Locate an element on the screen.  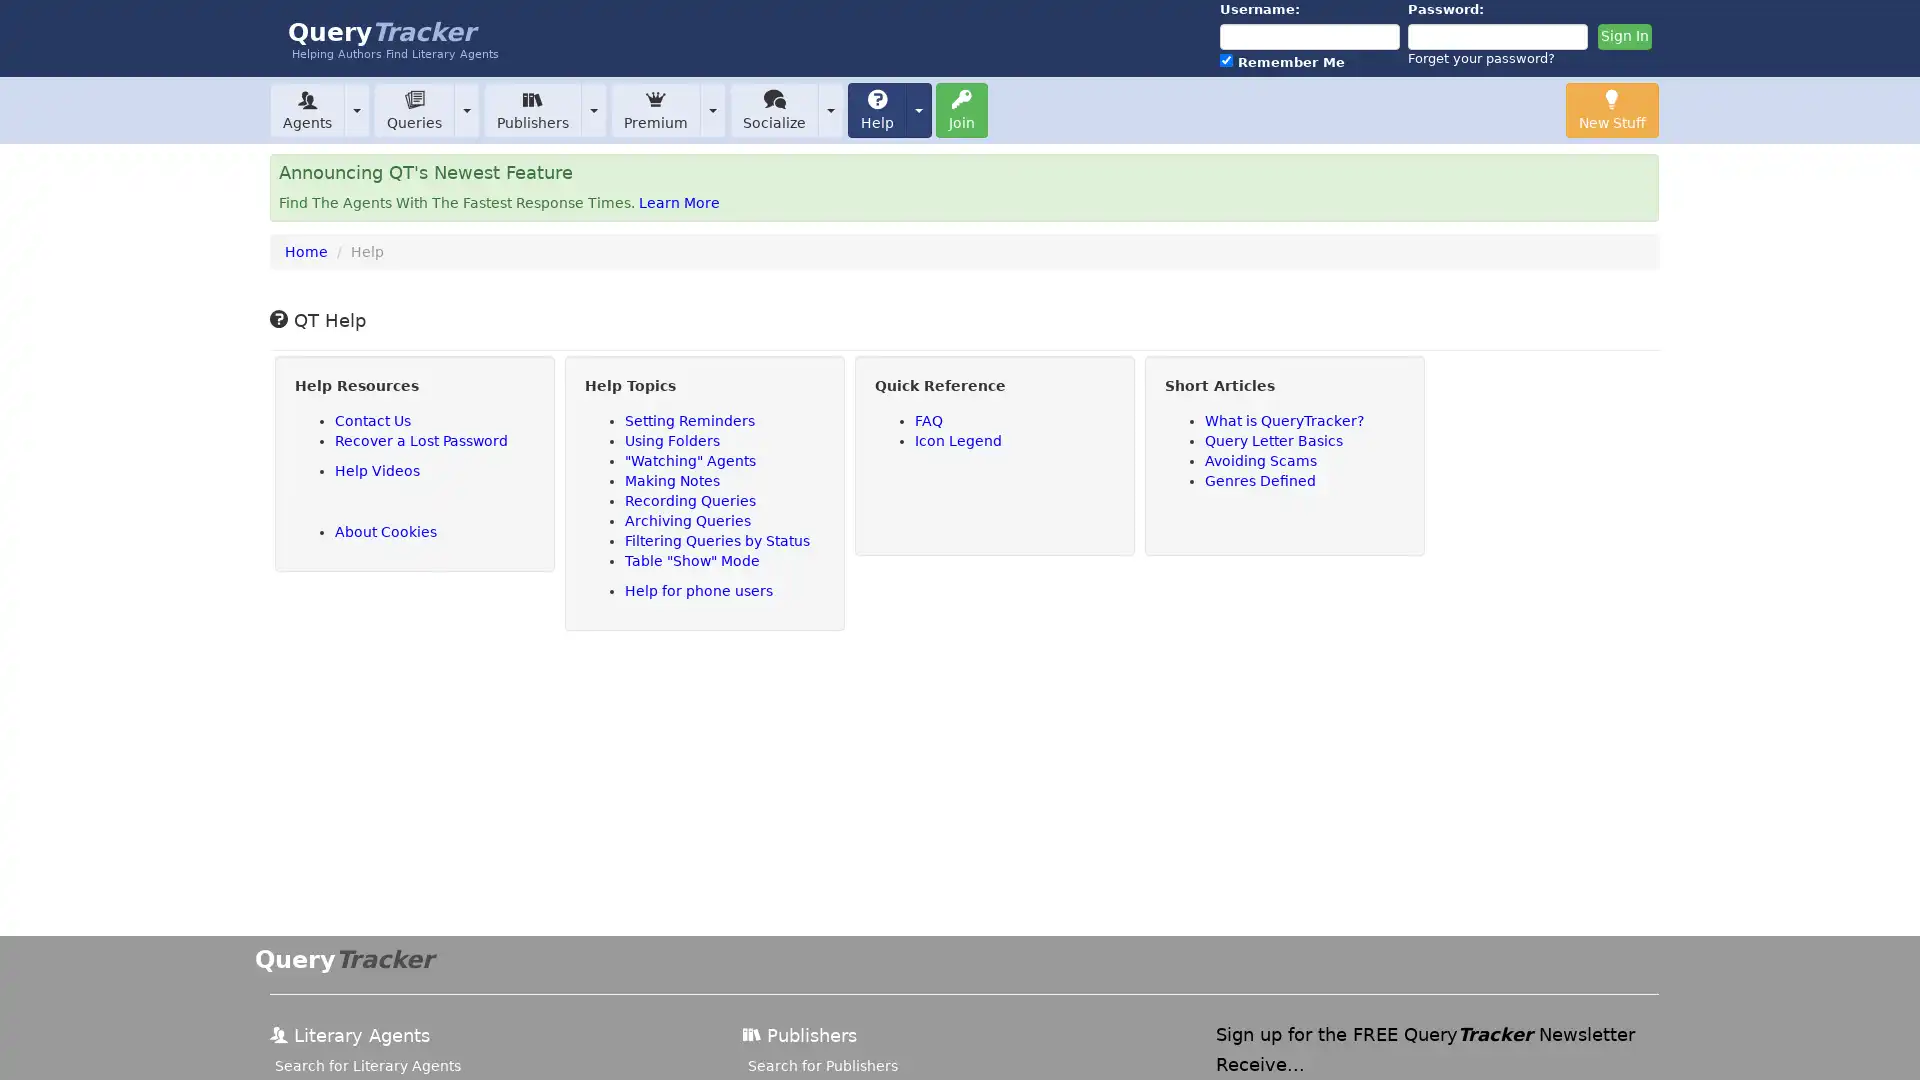
Toggle Dropdown is located at coordinates (465, 109).